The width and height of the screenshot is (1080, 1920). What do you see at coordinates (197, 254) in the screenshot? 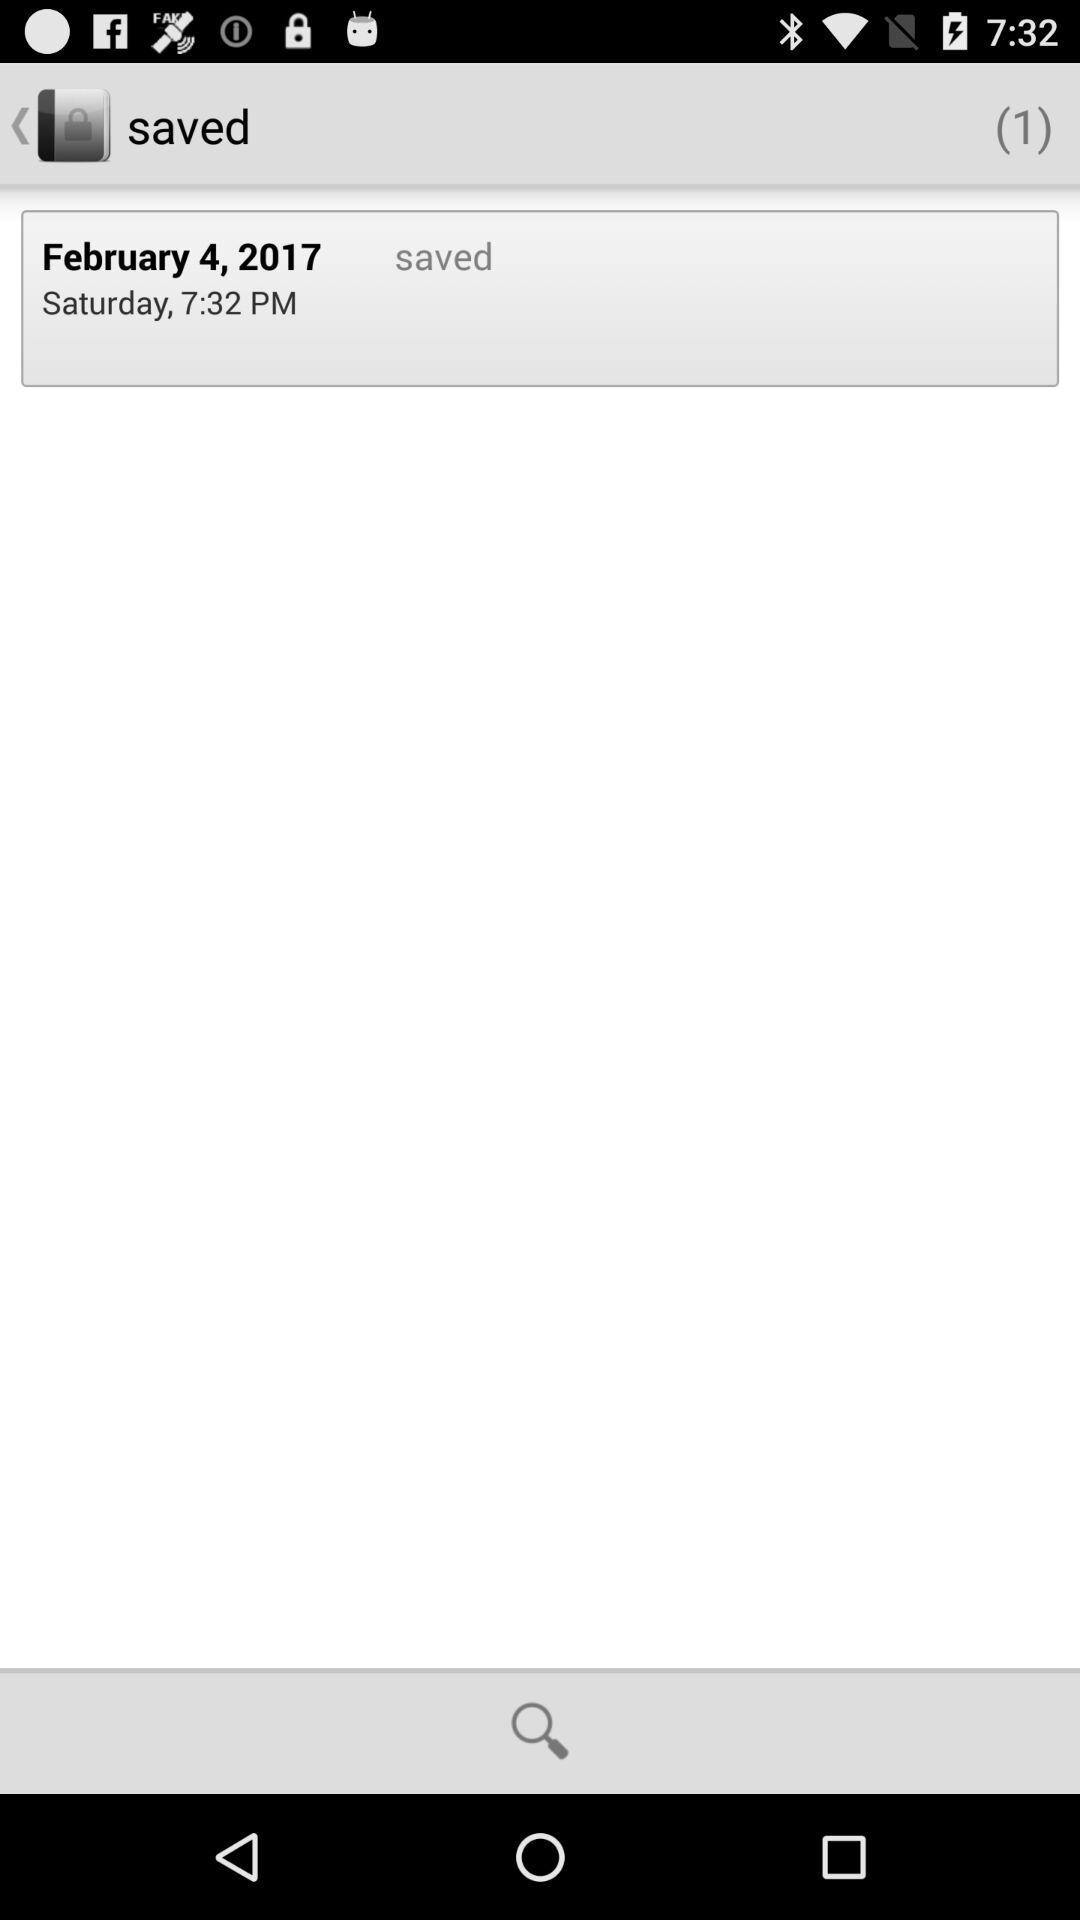
I see `the february 4, 2017 item` at bounding box center [197, 254].